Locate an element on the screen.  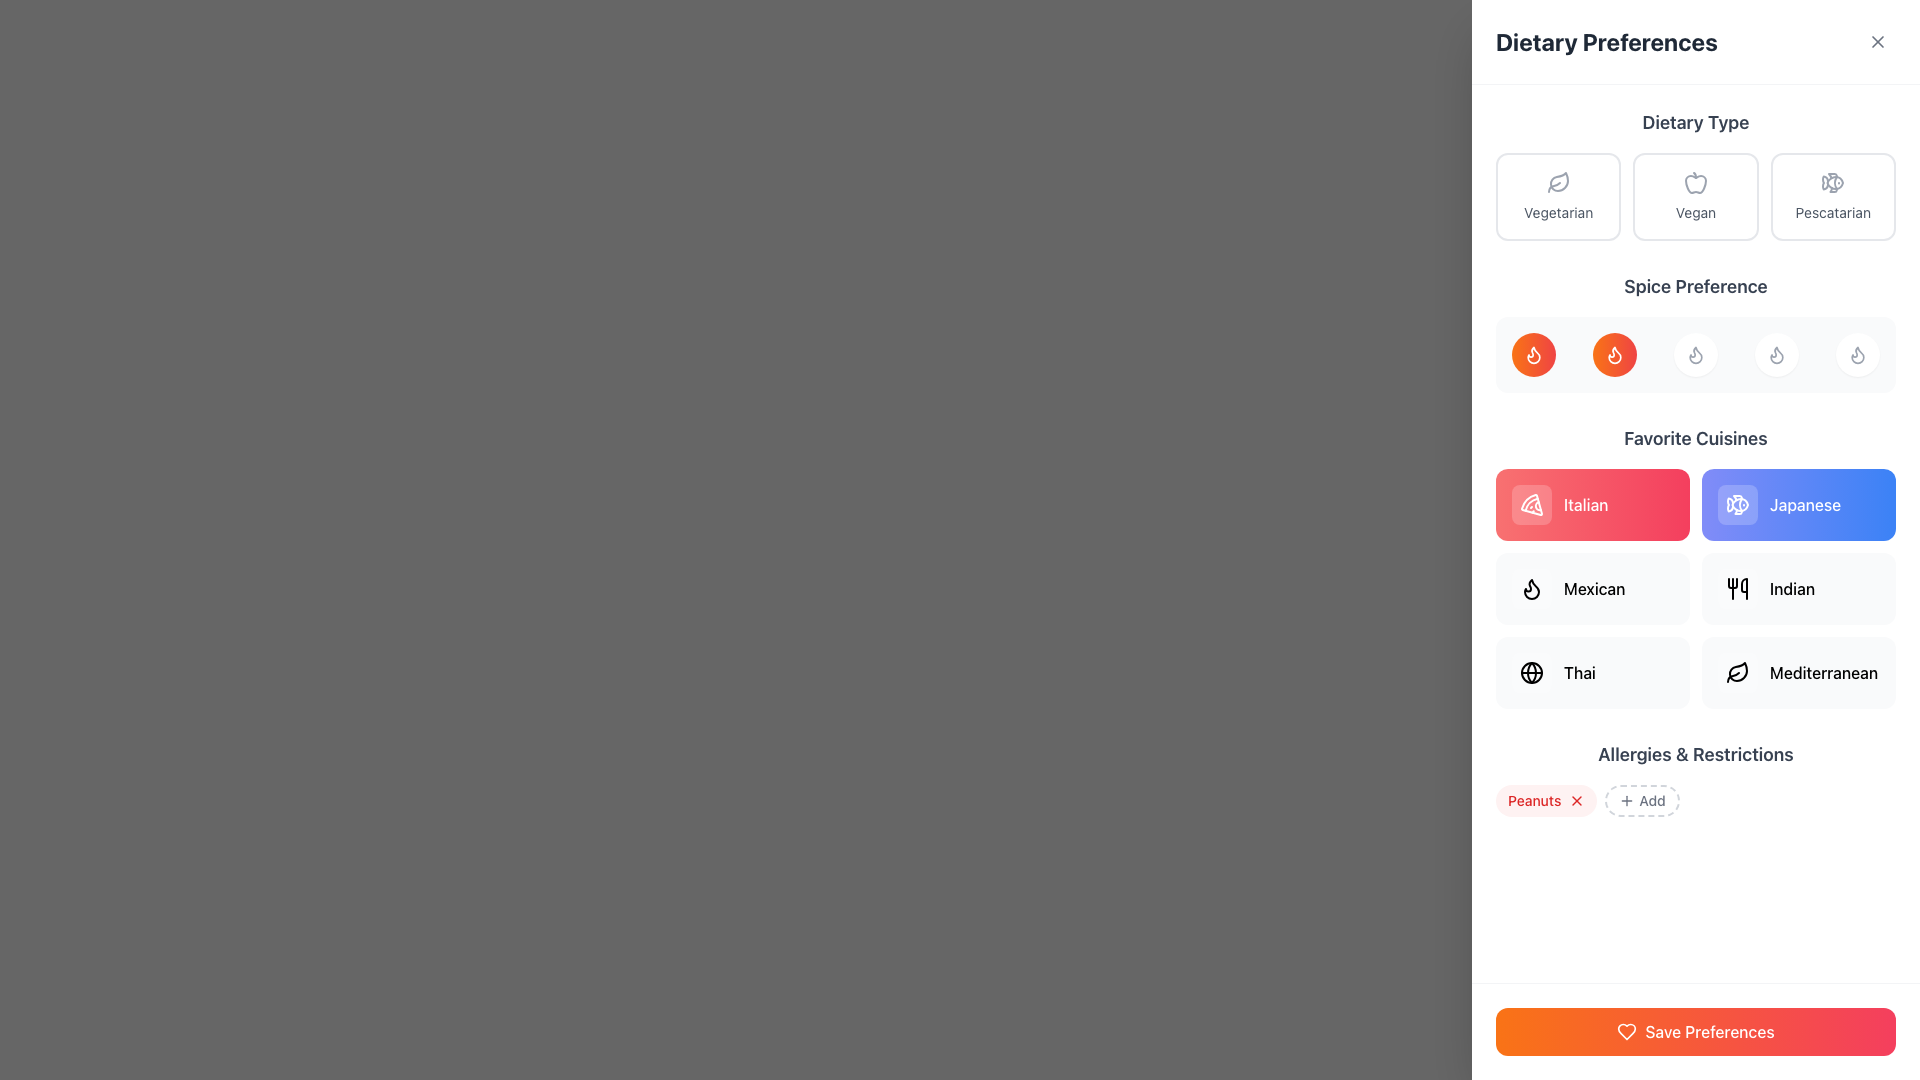
the medium spice level button, which is the third button in the horizontal row under the 'Spice Preference' section is located at coordinates (1694, 353).